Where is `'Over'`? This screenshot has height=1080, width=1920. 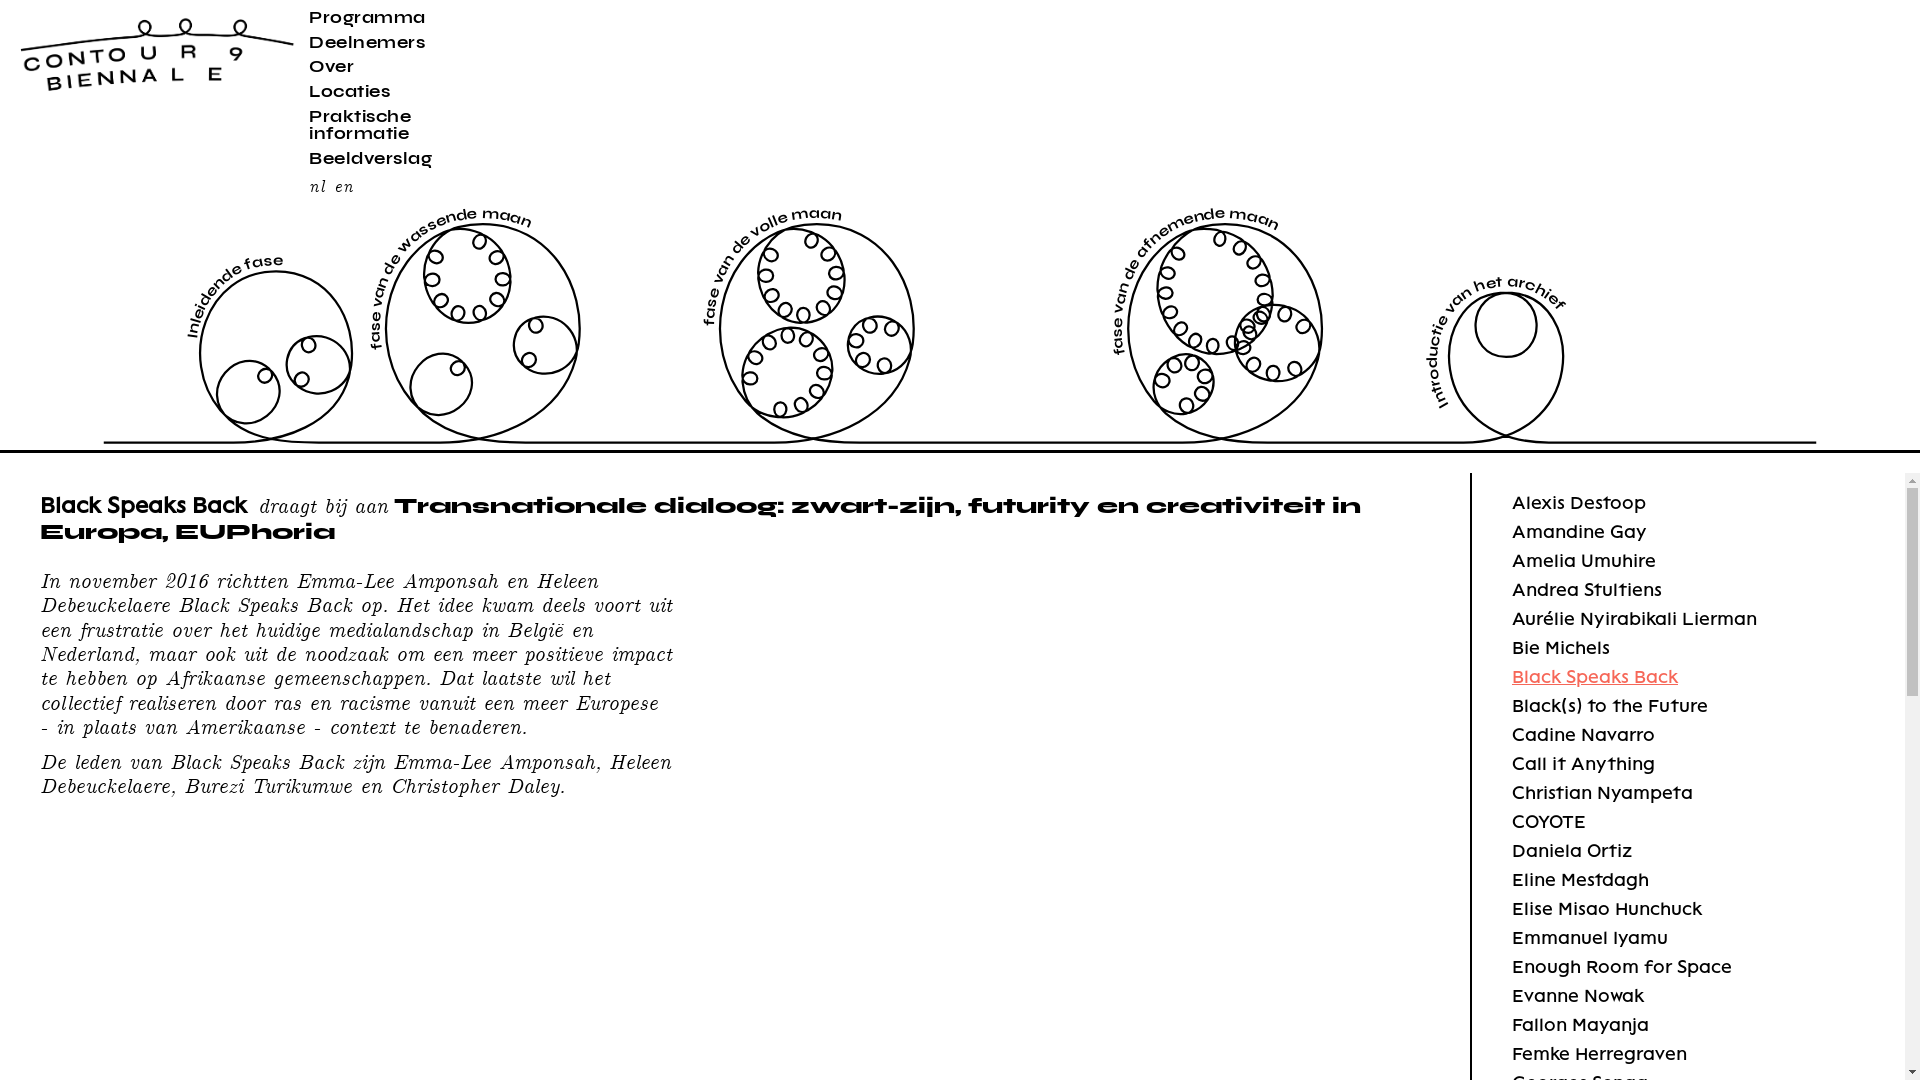 'Over' is located at coordinates (331, 64).